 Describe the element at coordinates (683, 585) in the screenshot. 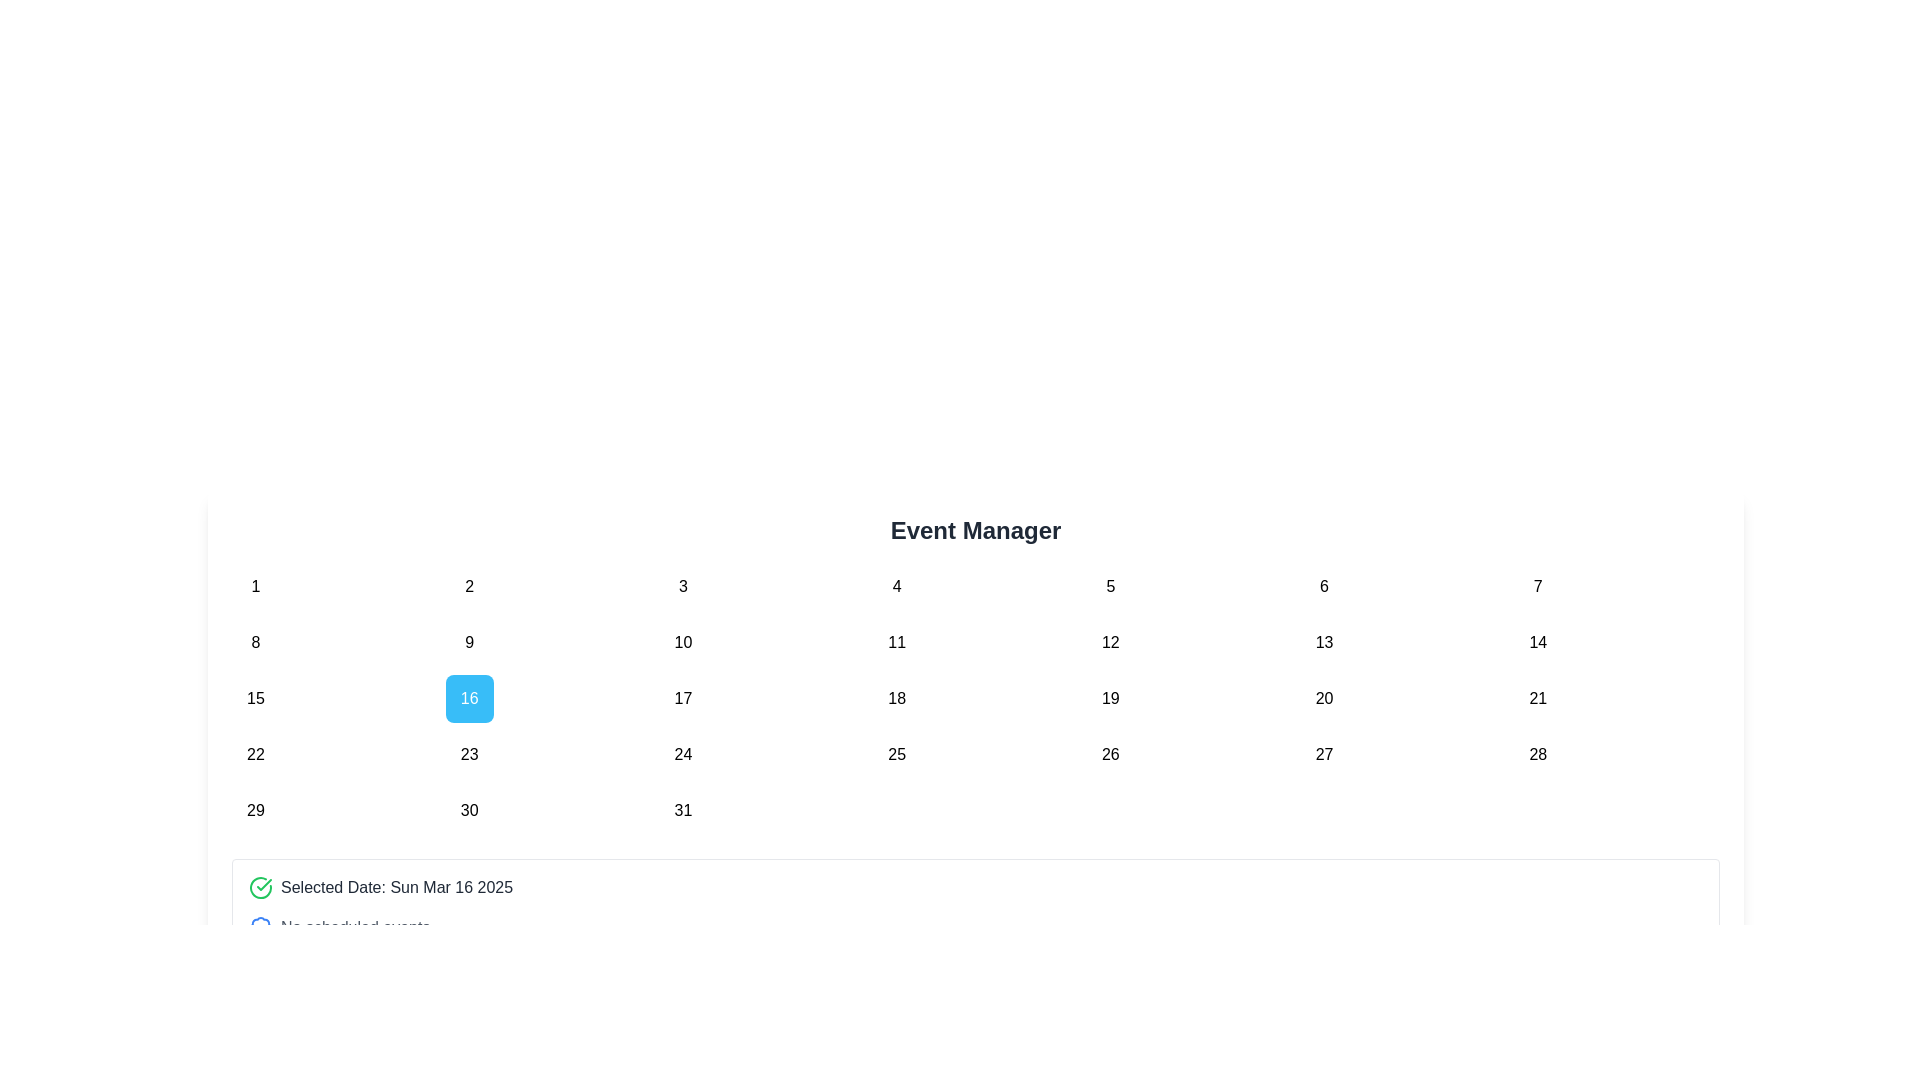

I see `the selectable day button in the calendar interface to interact` at that location.